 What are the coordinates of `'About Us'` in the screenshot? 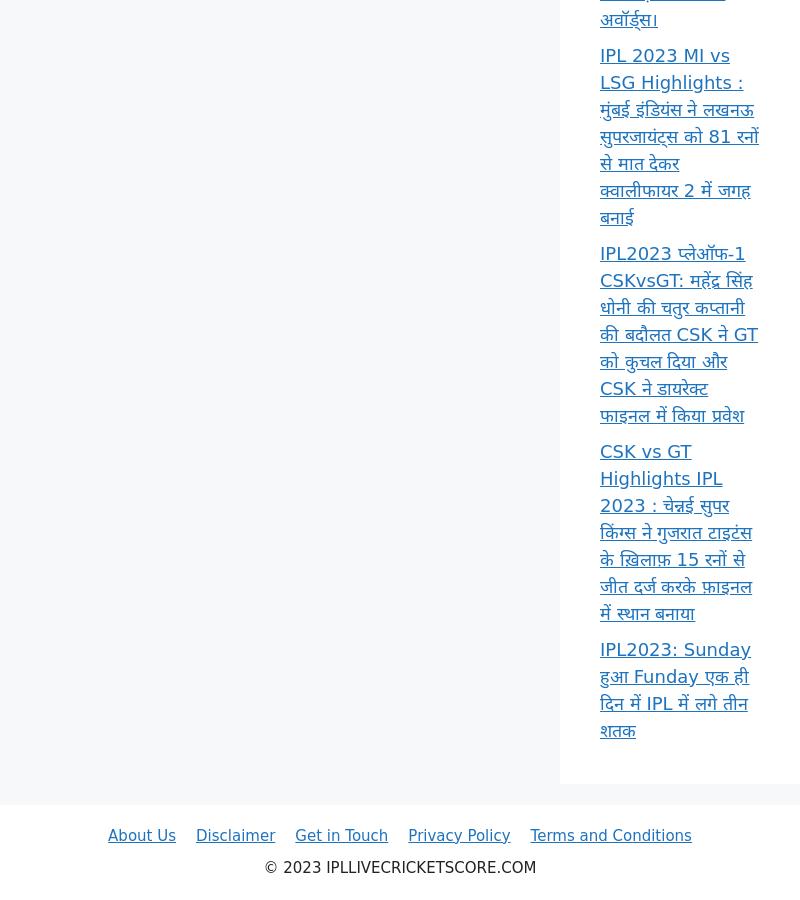 It's located at (107, 835).